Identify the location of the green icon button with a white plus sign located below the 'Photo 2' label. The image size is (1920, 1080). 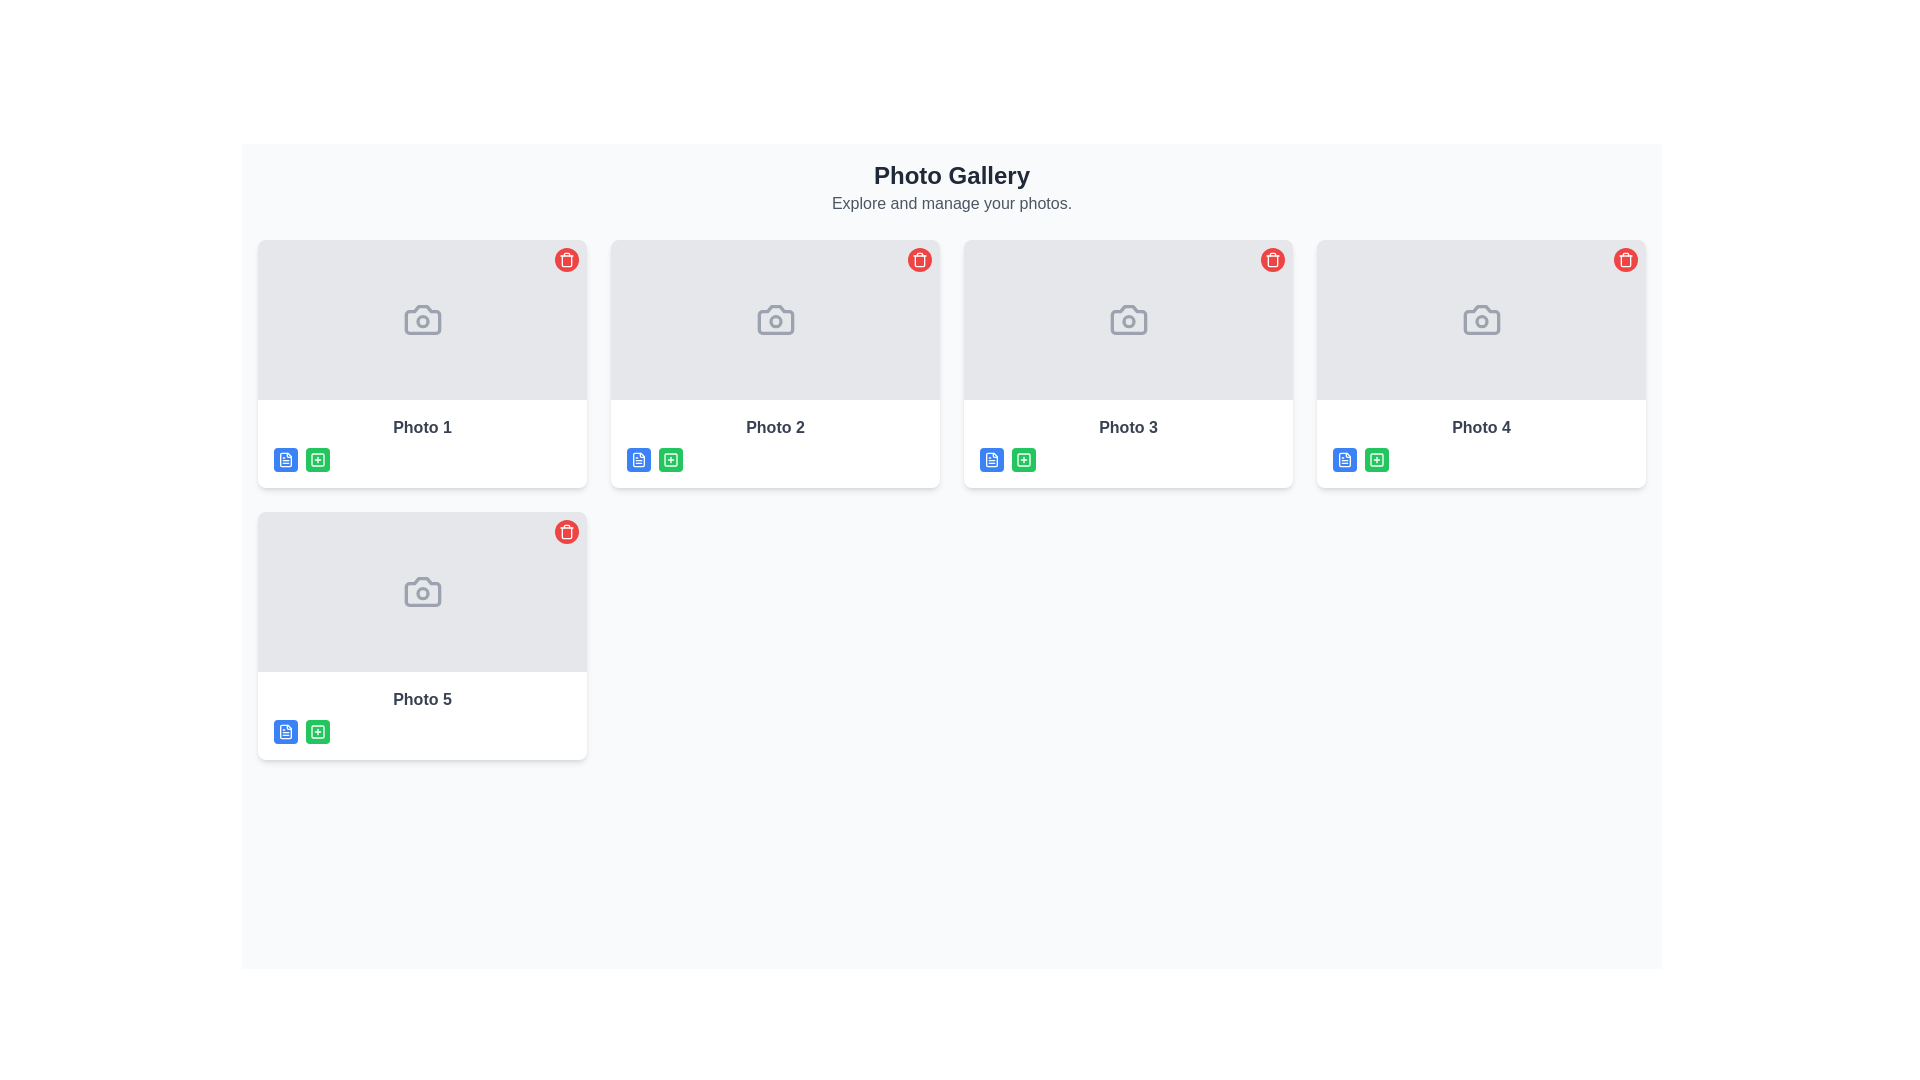
(671, 459).